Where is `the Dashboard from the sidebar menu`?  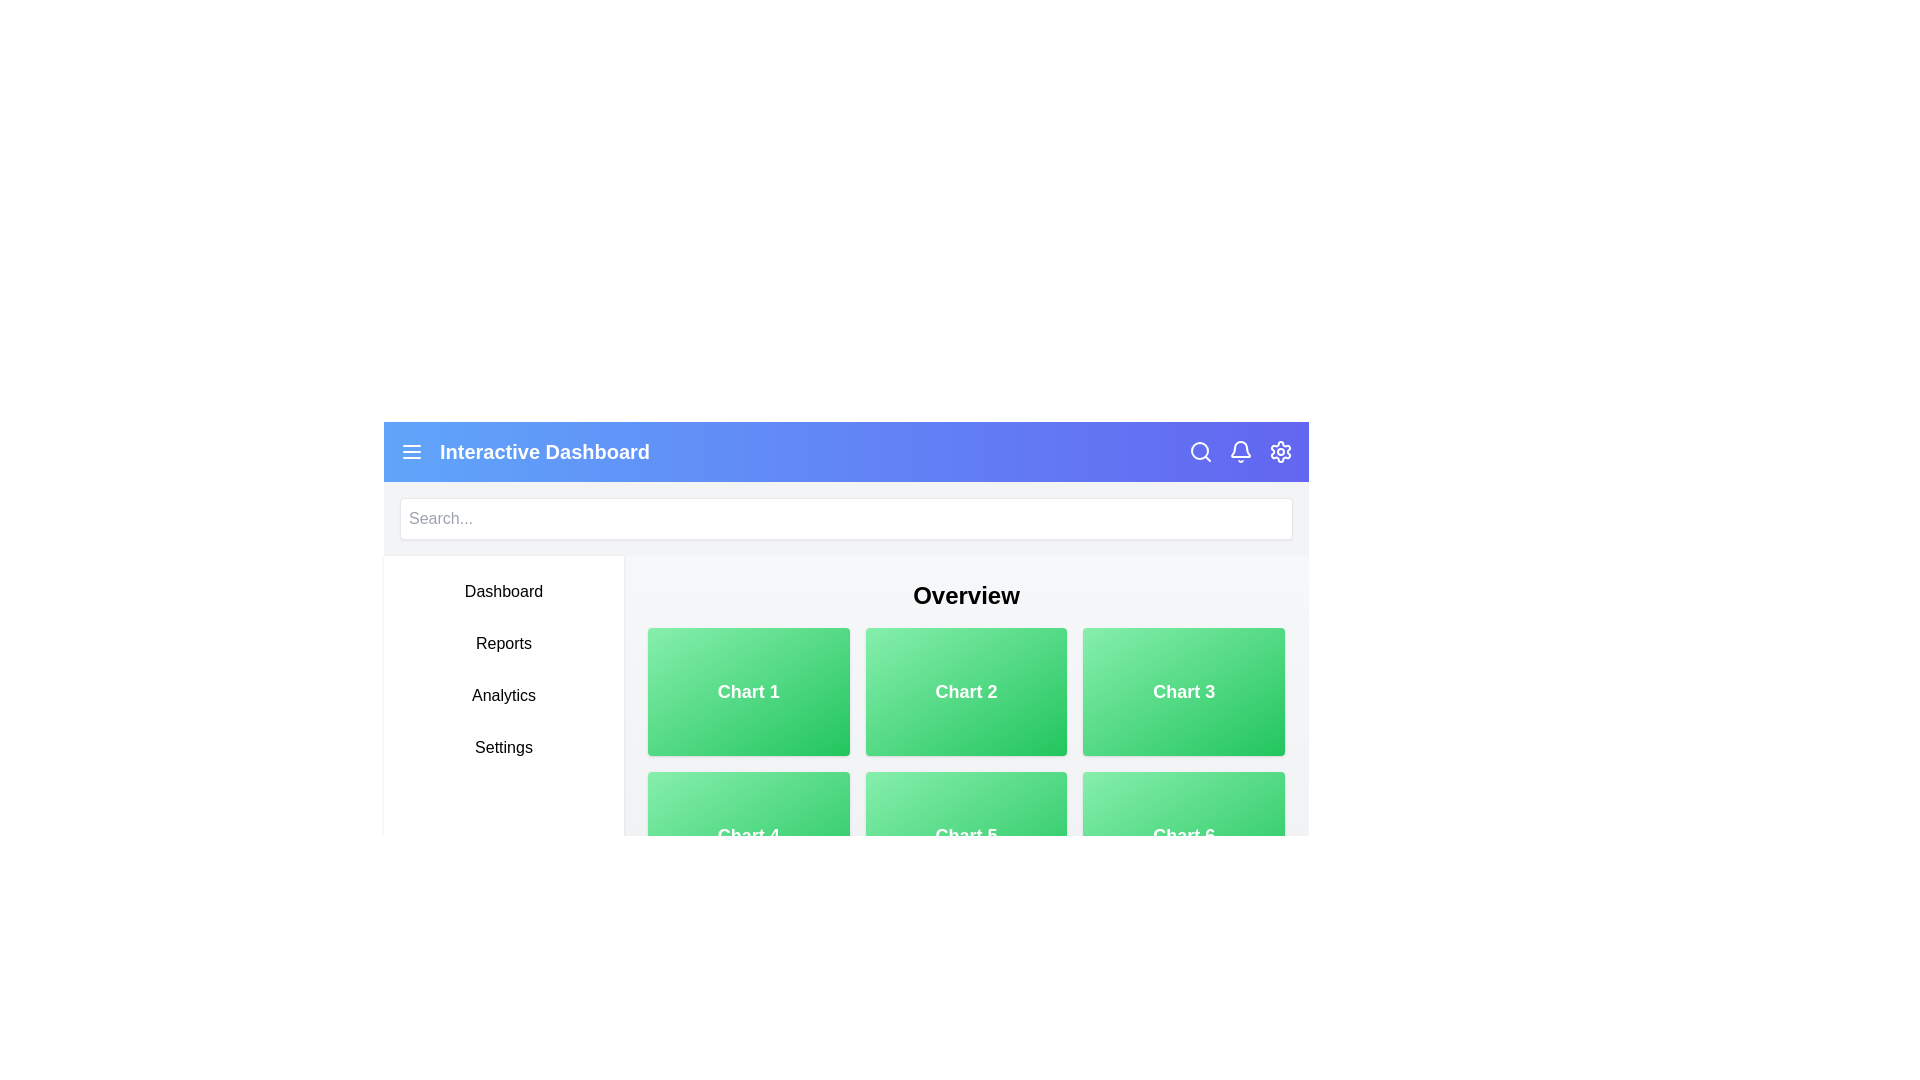
the Dashboard from the sidebar menu is located at coordinates (504, 590).